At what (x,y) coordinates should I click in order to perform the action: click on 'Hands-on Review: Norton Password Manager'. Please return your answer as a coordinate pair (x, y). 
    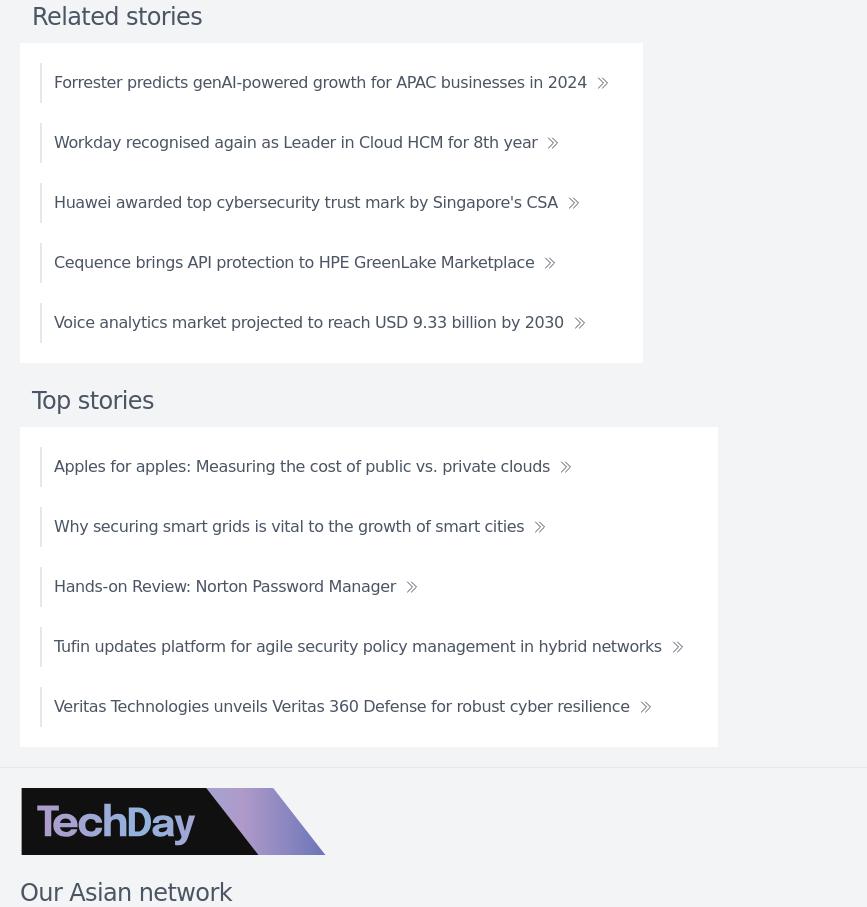
    Looking at the image, I should click on (224, 584).